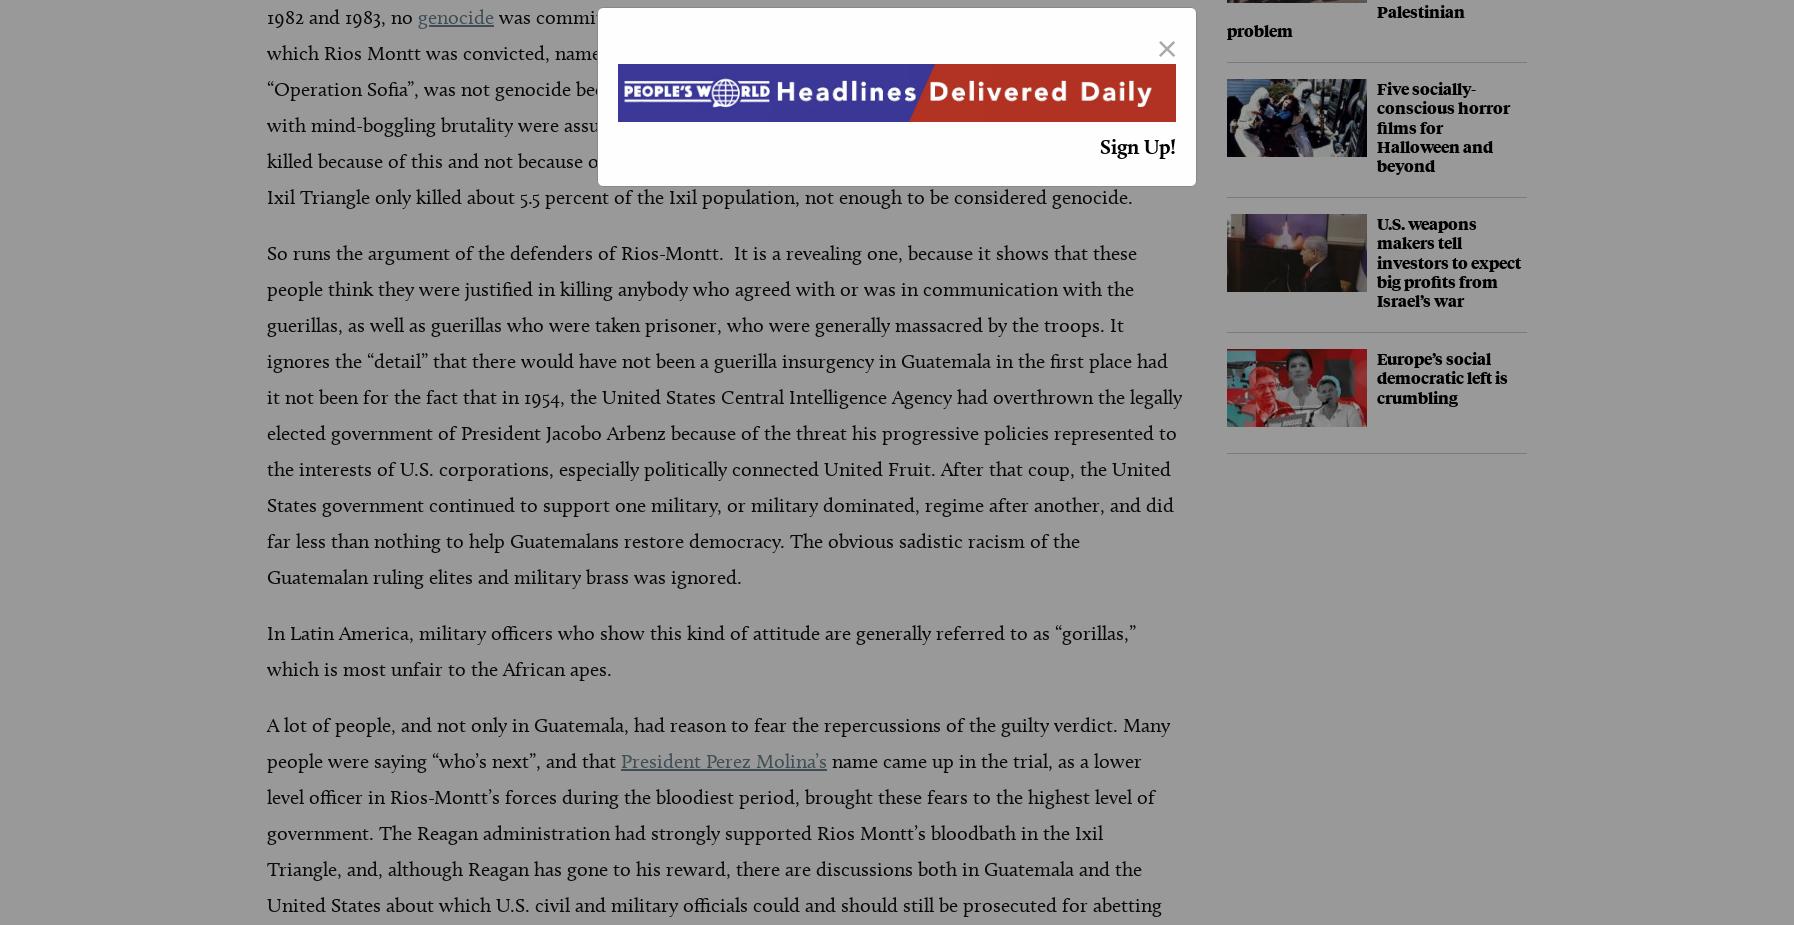  What do you see at coordinates (265, 651) in the screenshot?
I see `'In Latin America, military officers who show this kind of attitude are generally referred to as “gorillas,” which is most unfair to the African apes.'` at bounding box center [265, 651].